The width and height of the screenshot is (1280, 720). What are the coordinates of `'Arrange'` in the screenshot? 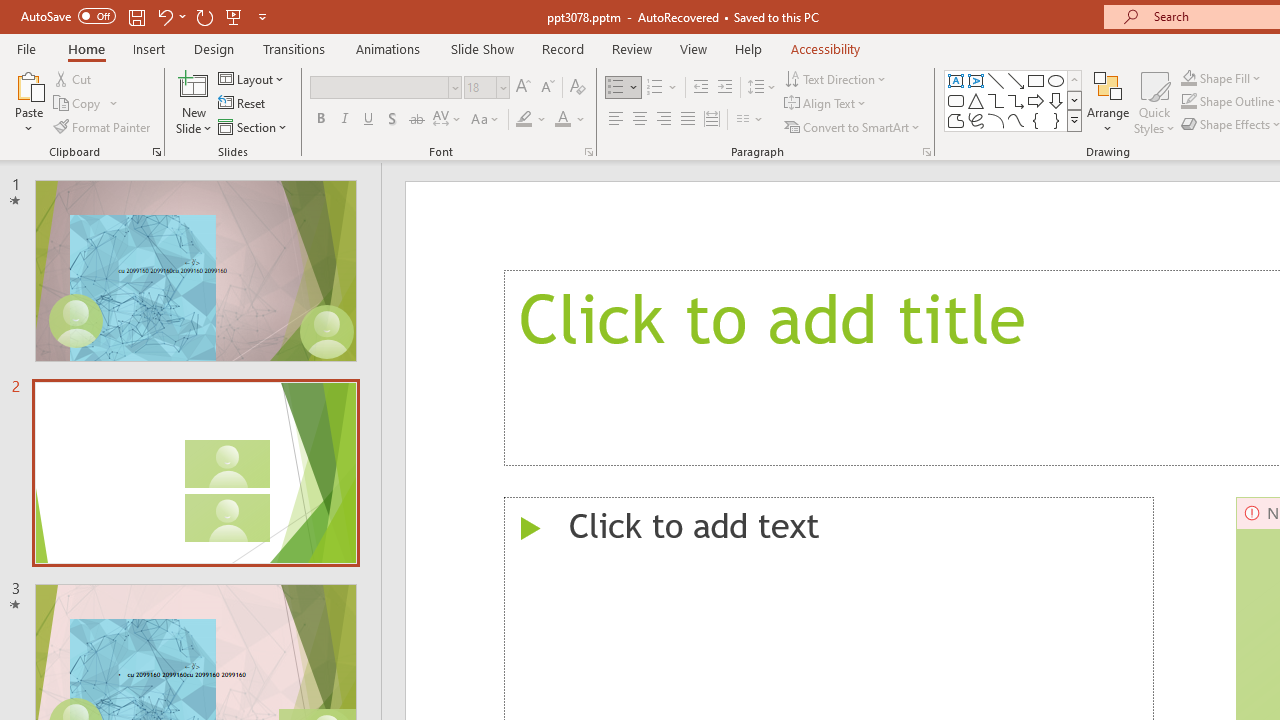 It's located at (1107, 103).